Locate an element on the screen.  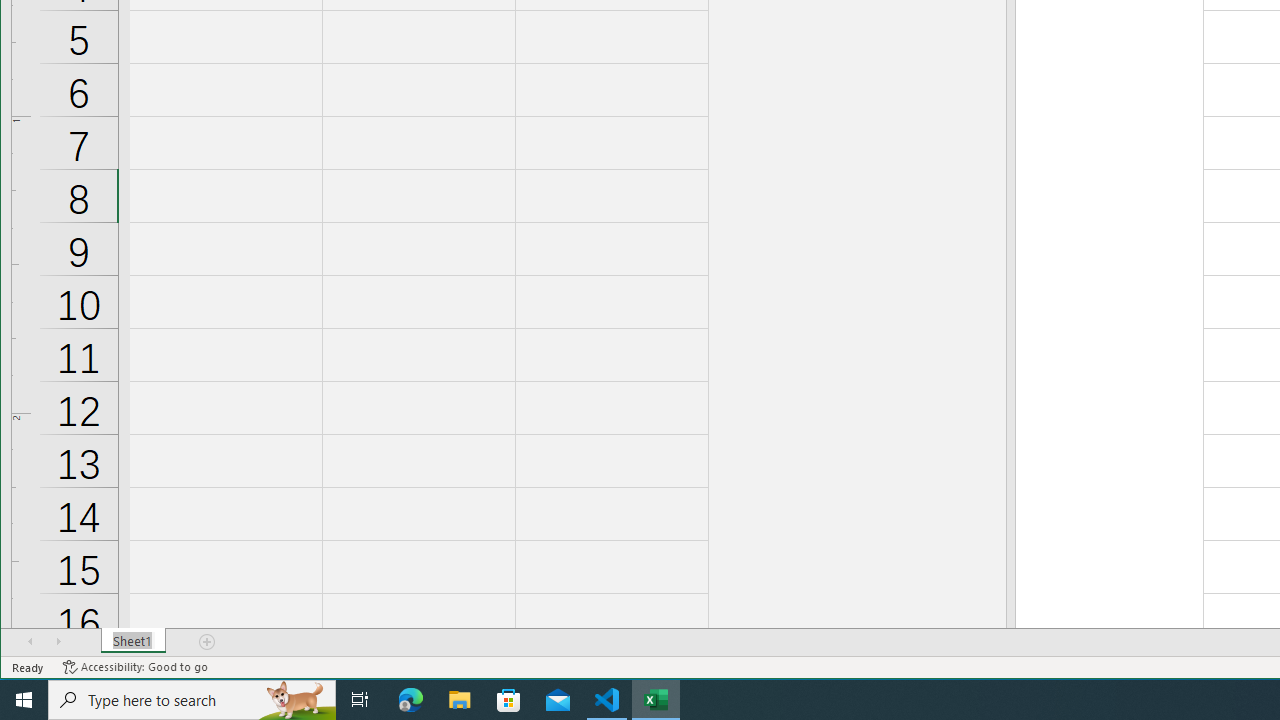
'Microsoft Edge' is located at coordinates (410, 698).